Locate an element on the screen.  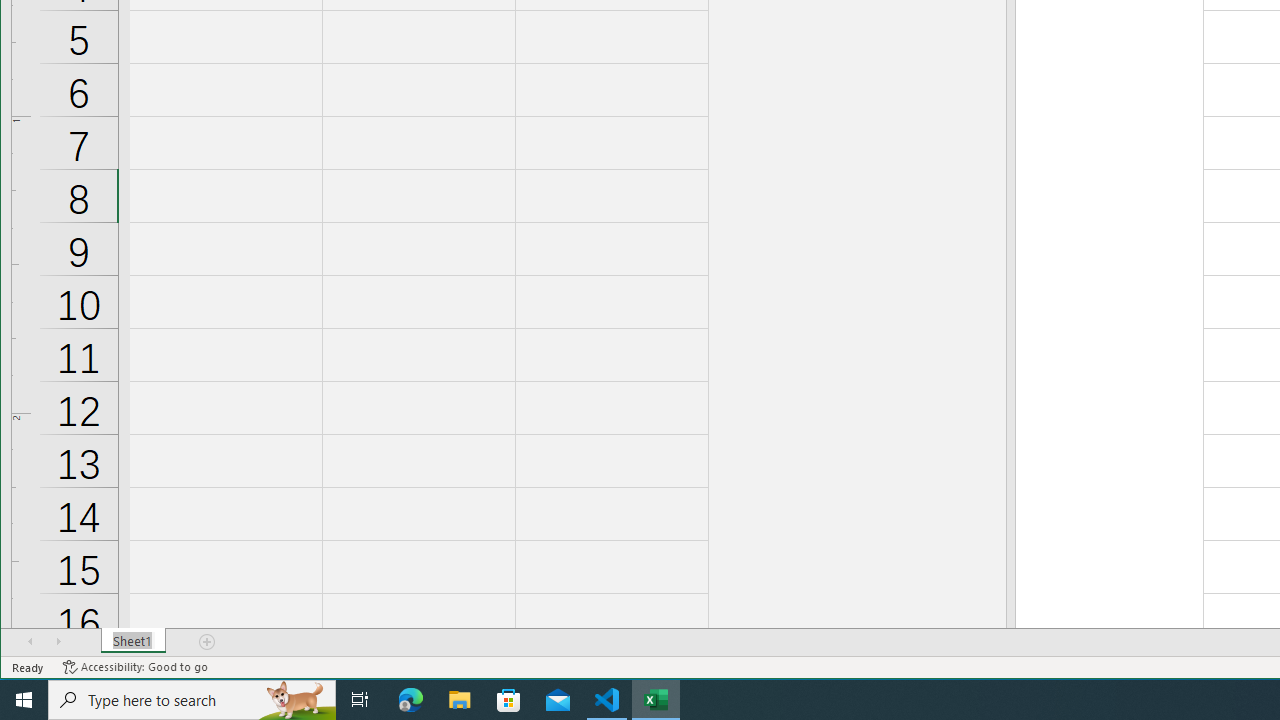
'Microsoft Edge' is located at coordinates (410, 698).